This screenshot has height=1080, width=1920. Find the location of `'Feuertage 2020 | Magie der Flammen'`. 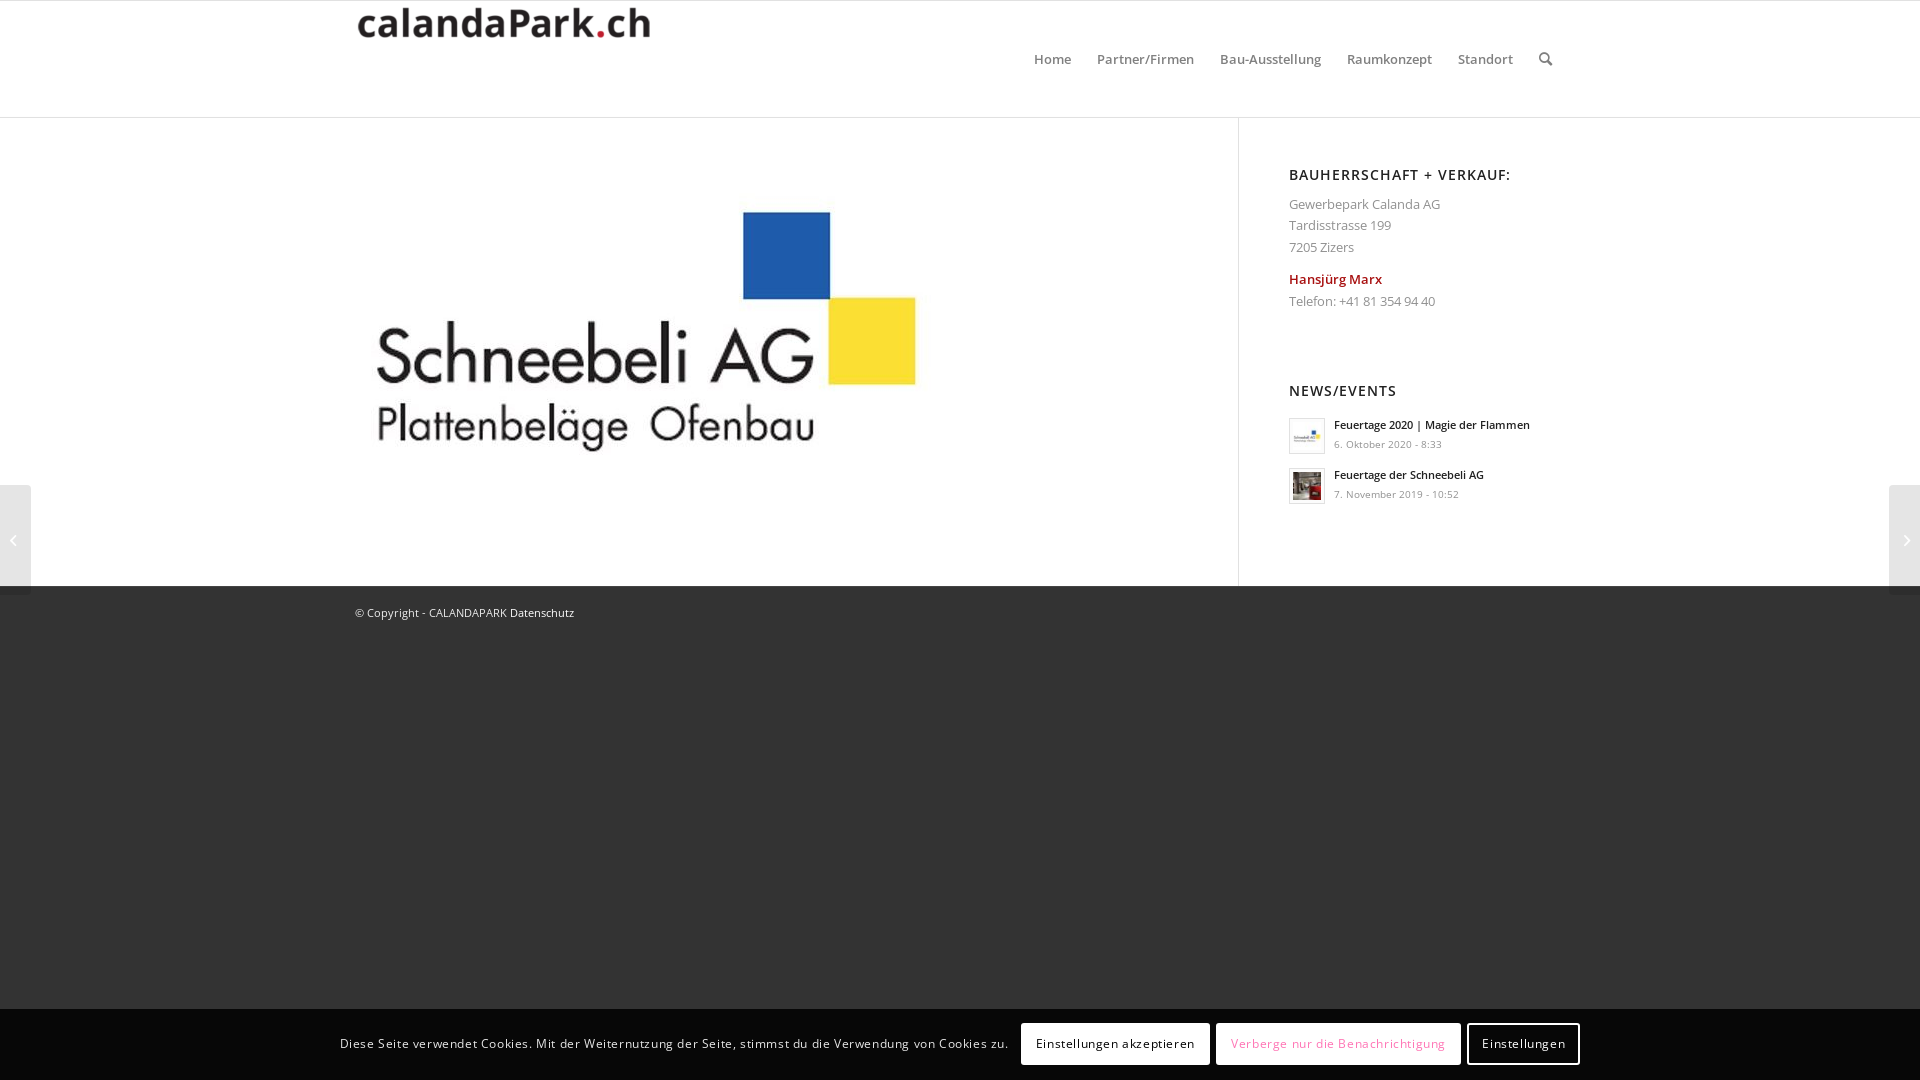

'Feuertage 2020 | Magie der Flammen' is located at coordinates (1430, 423).